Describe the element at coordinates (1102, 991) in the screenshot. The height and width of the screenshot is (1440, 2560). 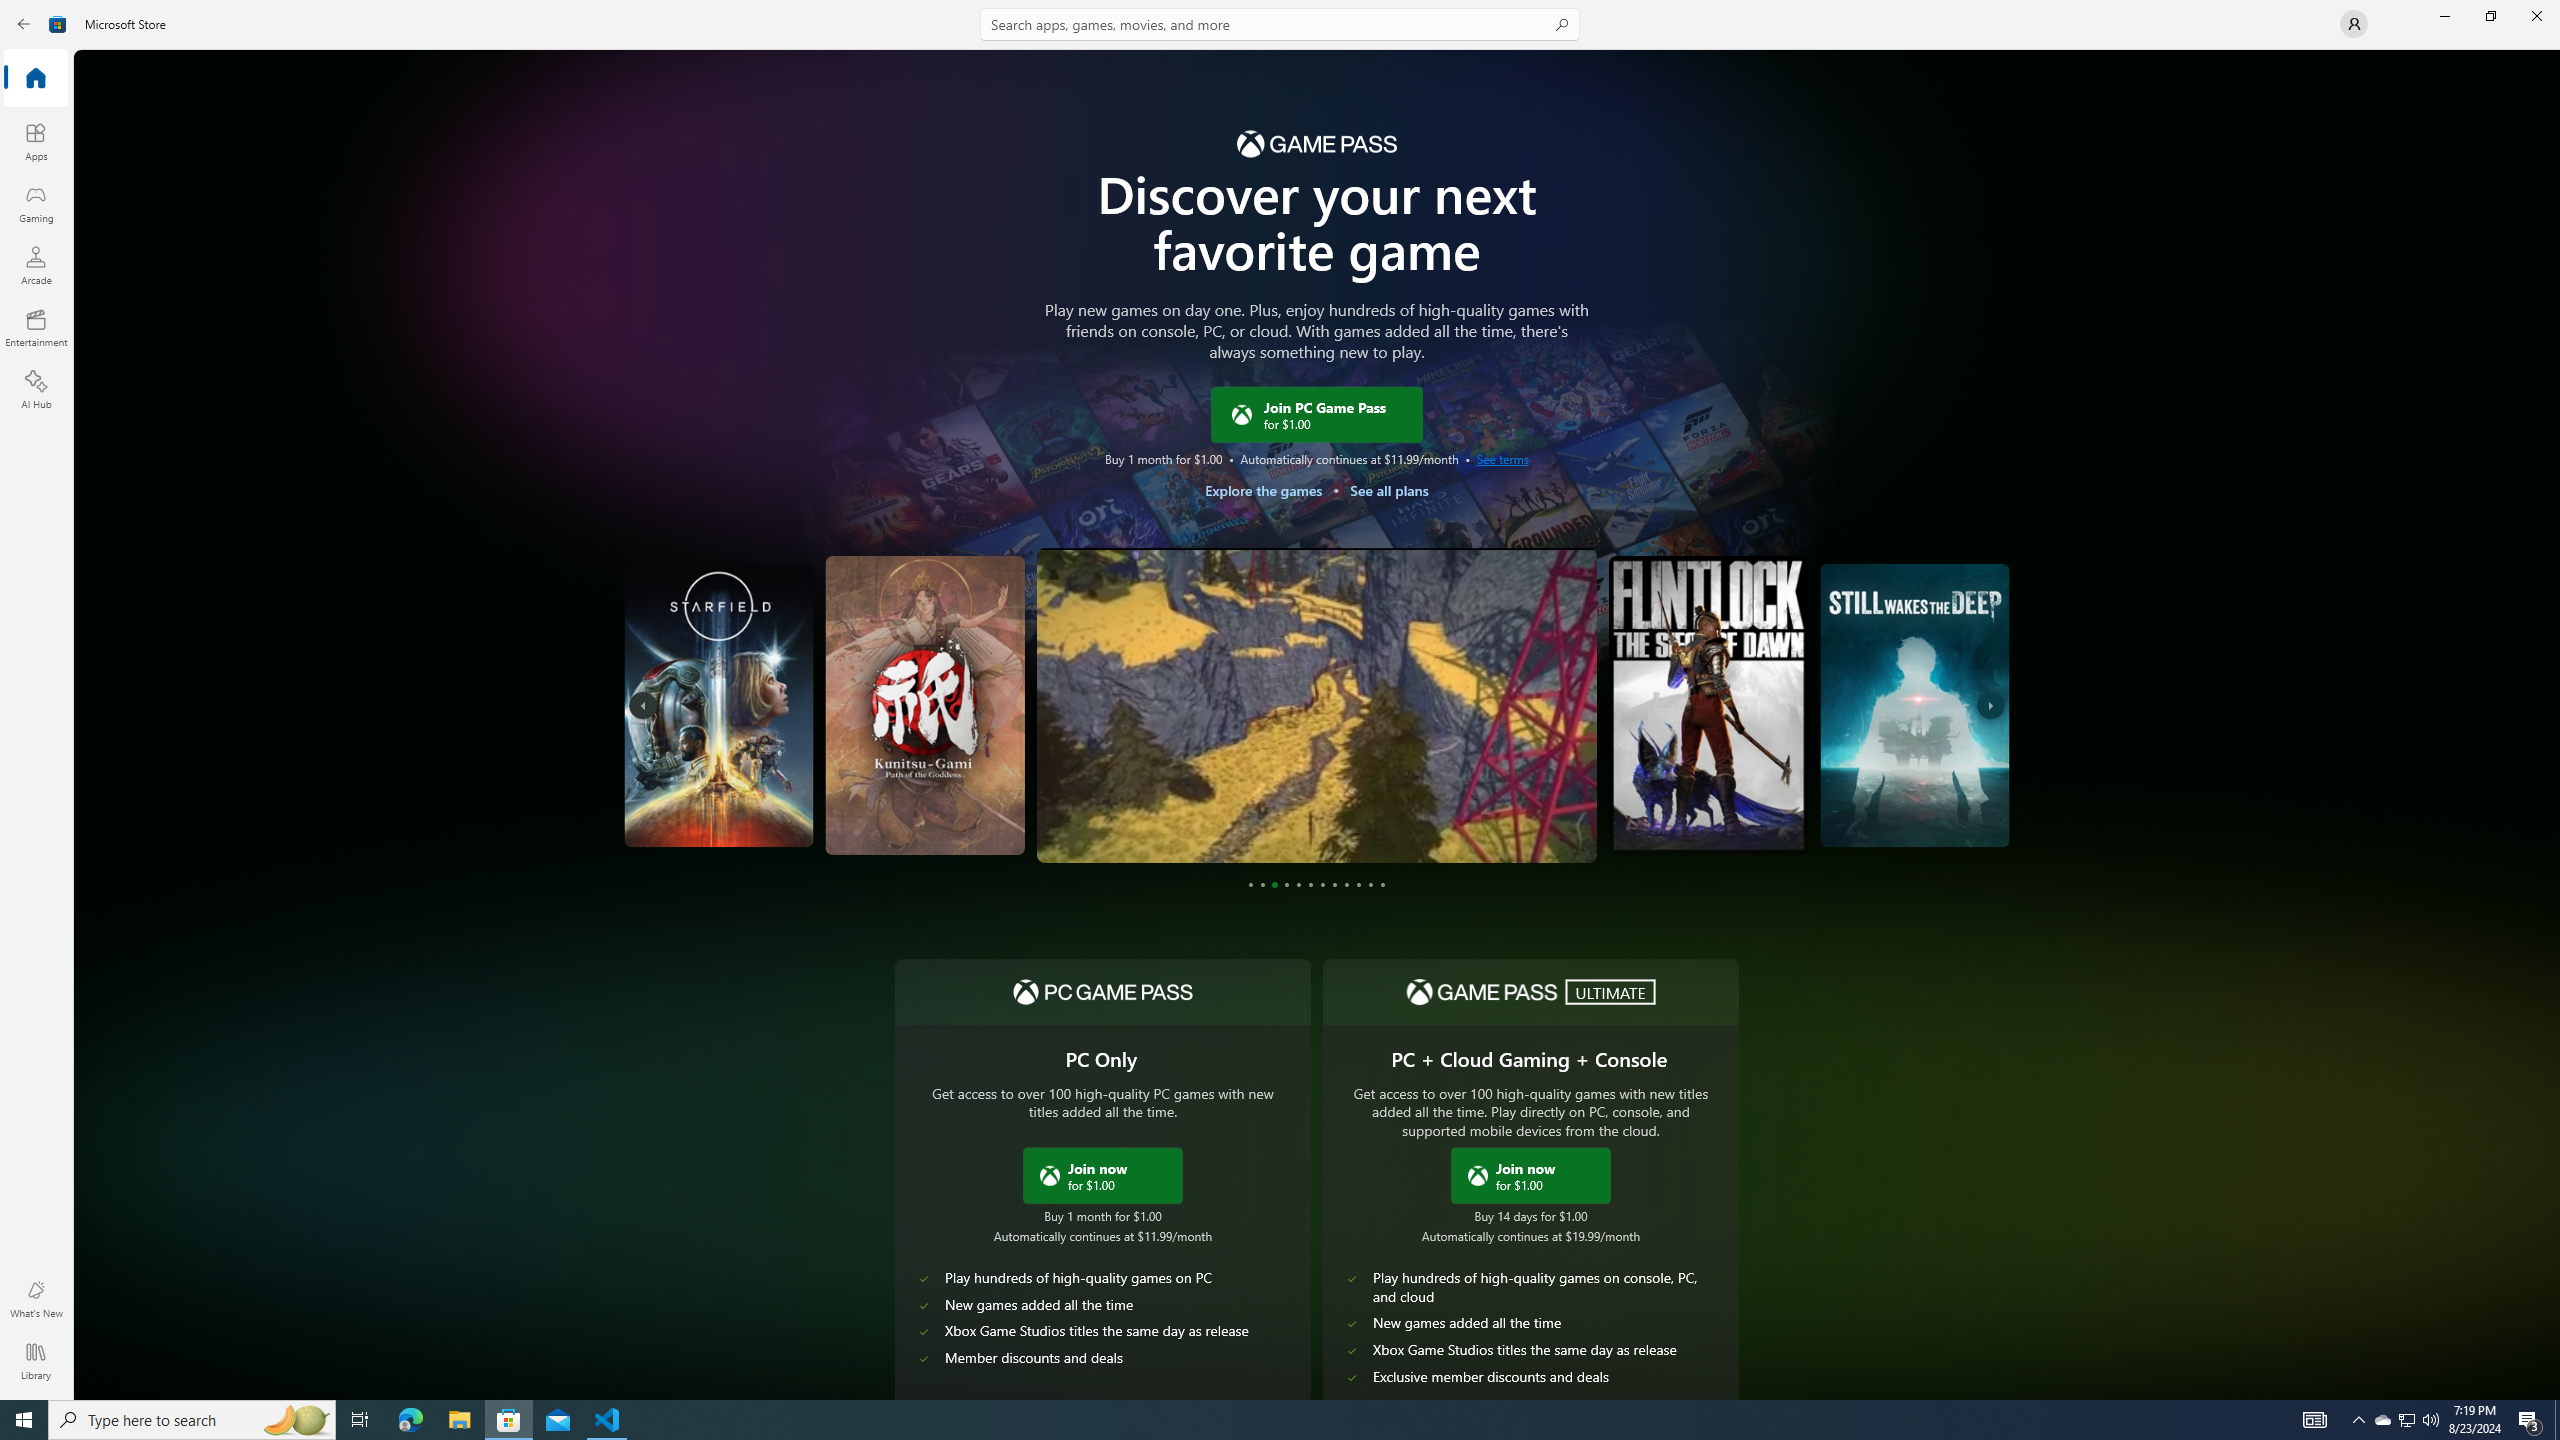
I see `'PC Game Pass logo'` at that location.